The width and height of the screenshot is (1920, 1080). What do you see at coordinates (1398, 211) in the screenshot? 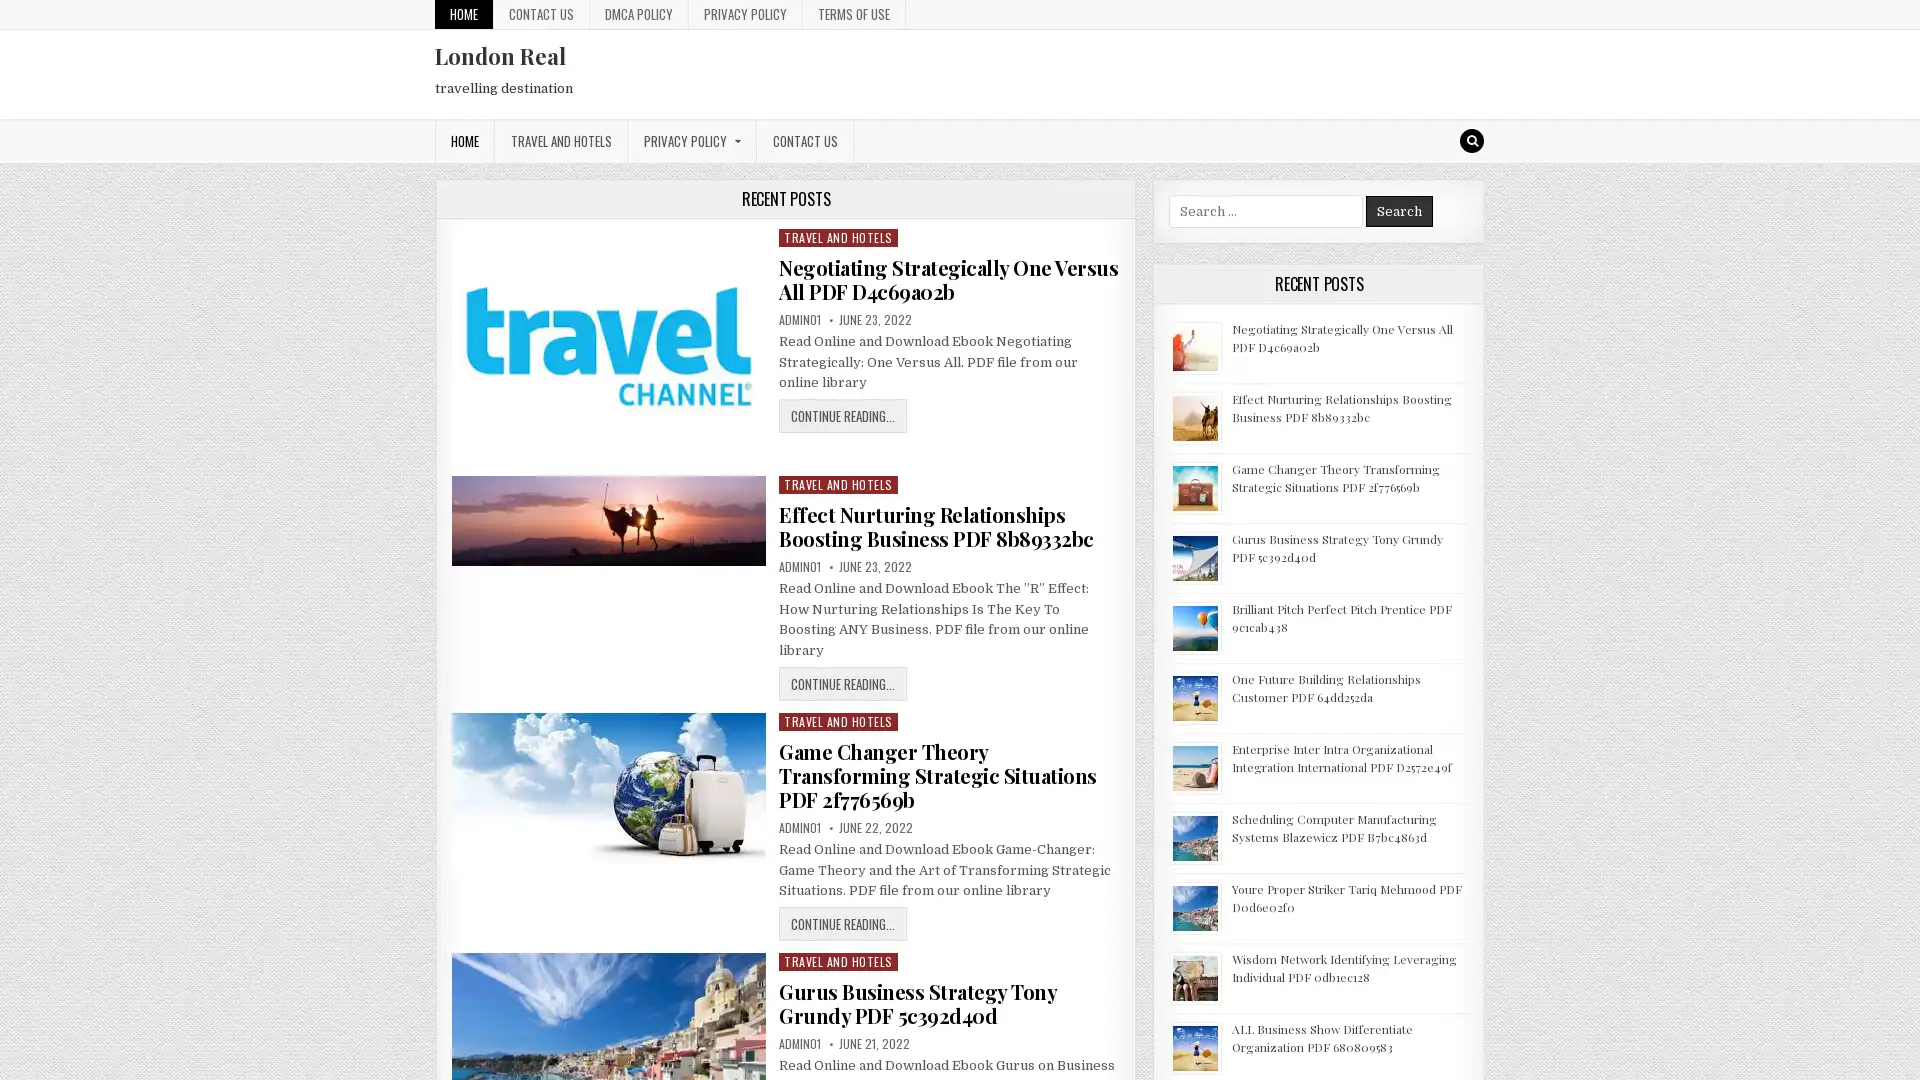
I see `Search` at bounding box center [1398, 211].